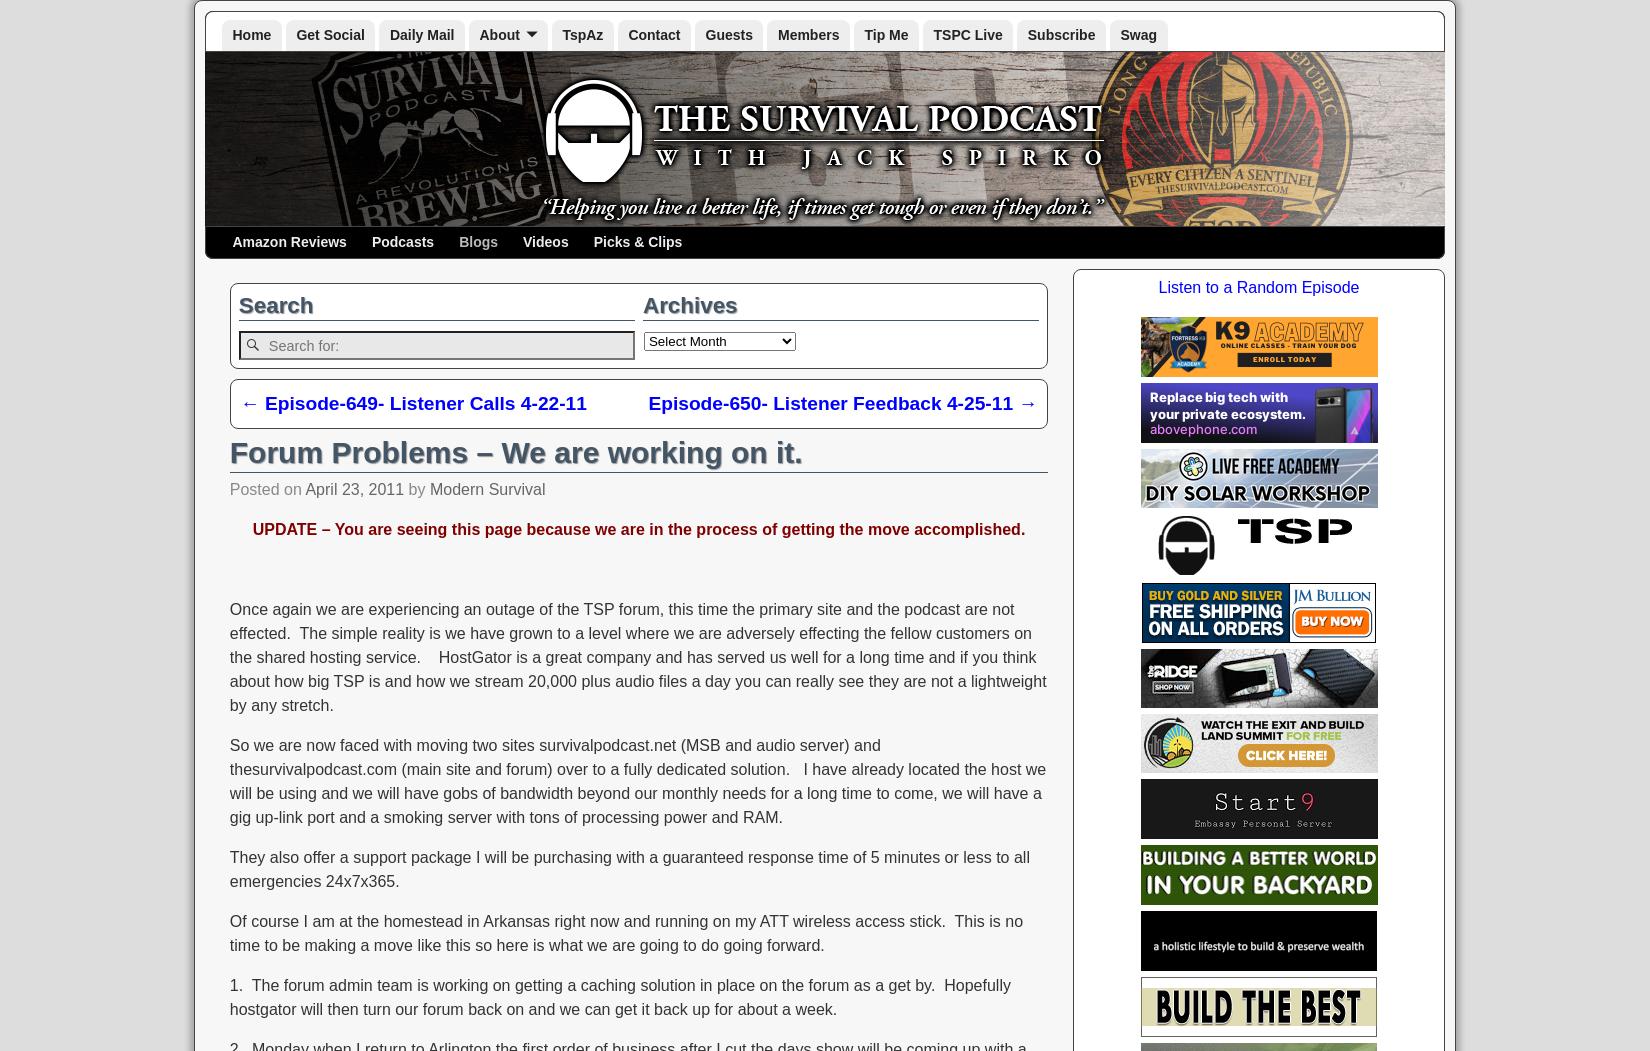  Describe the element at coordinates (832, 401) in the screenshot. I see `'Episode-650- Listener Feedback 4-25-11'` at that location.